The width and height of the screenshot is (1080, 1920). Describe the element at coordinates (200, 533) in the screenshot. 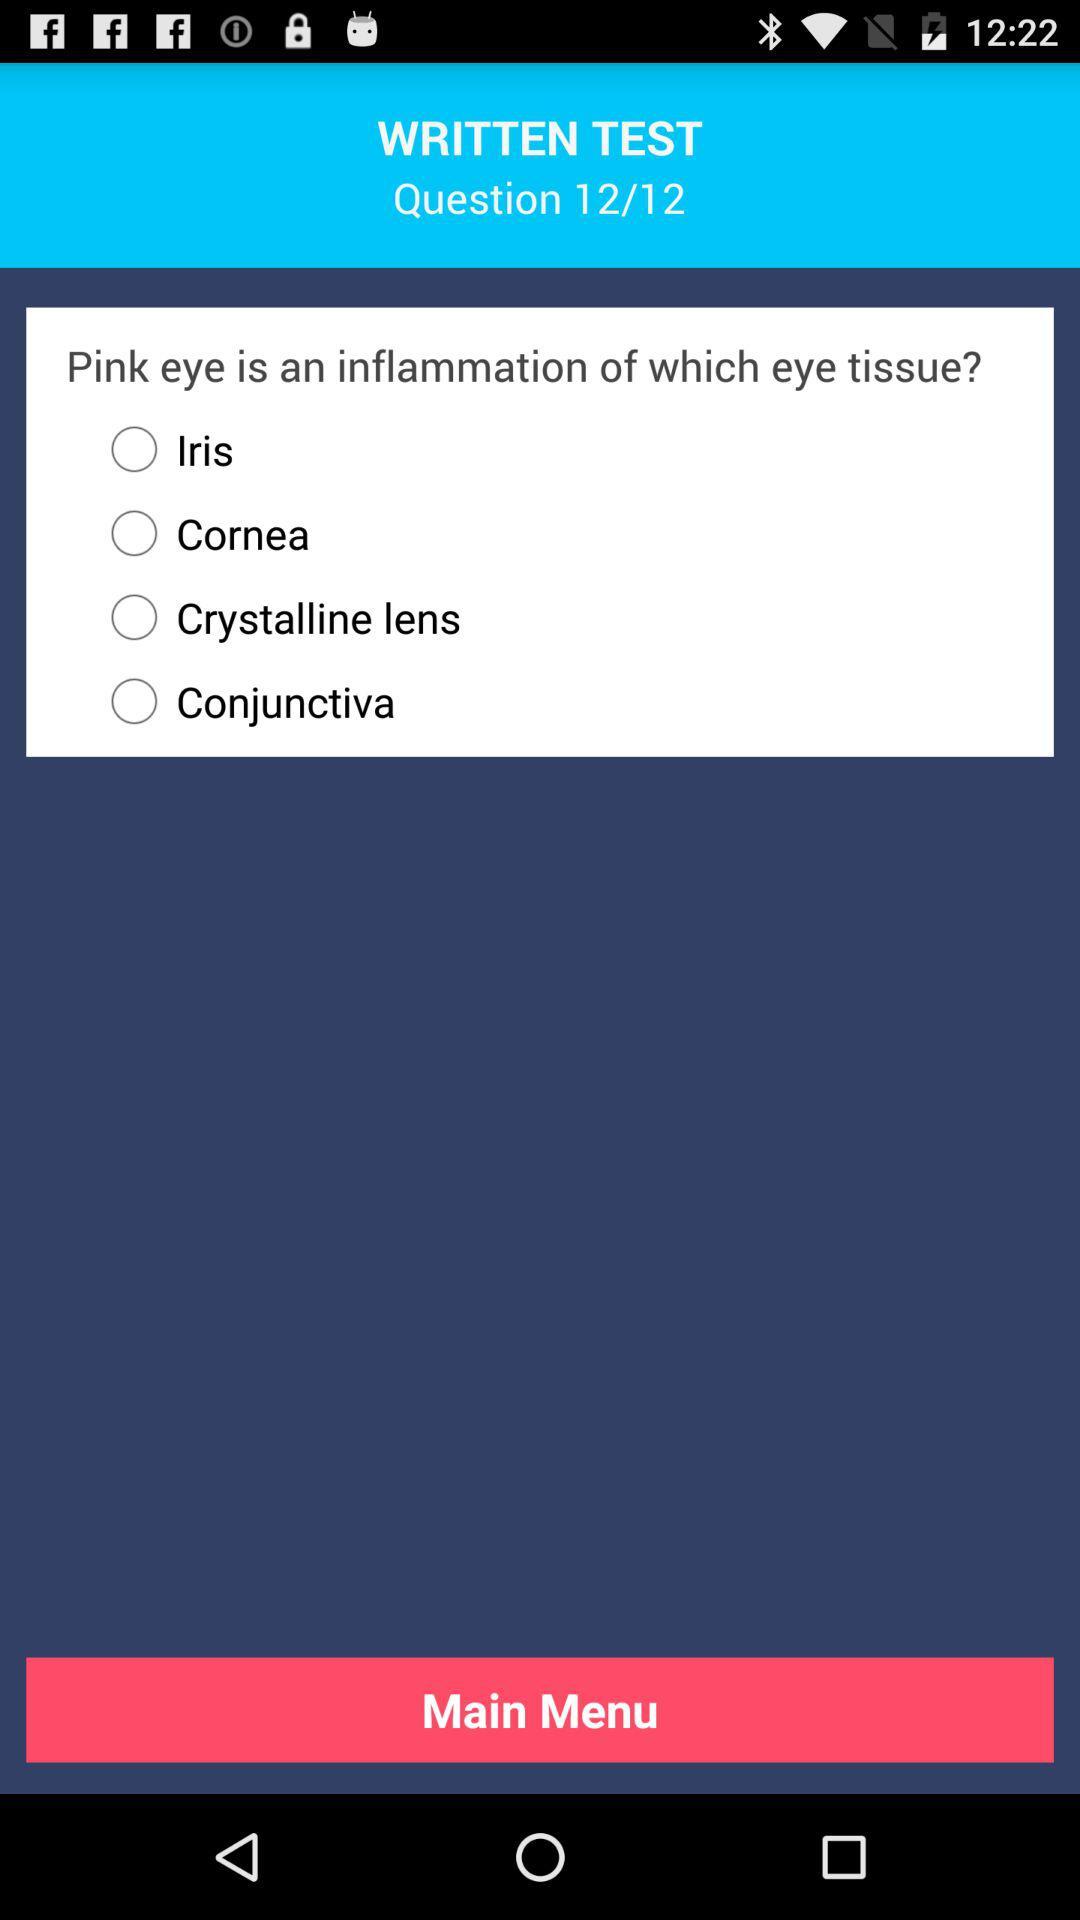

I see `icon below iris icon` at that location.